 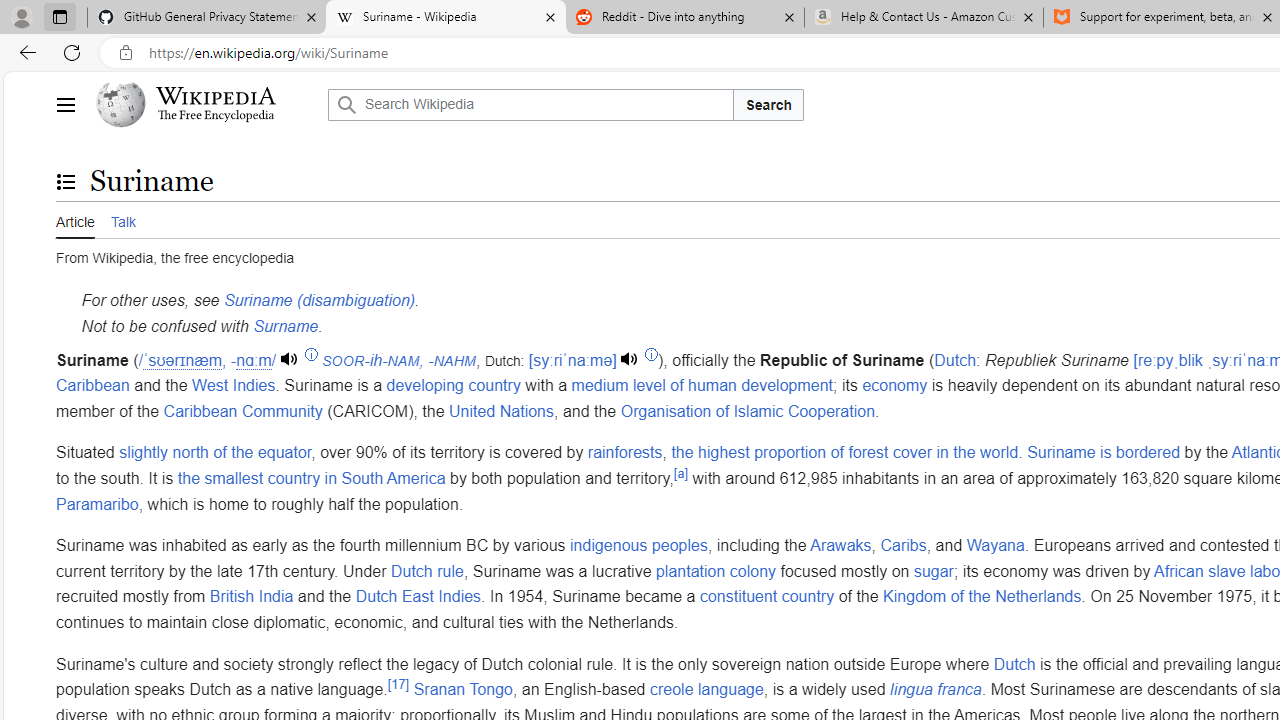 What do you see at coordinates (121, 219) in the screenshot?
I see `'Talk'` at bounding box center [121, 219].